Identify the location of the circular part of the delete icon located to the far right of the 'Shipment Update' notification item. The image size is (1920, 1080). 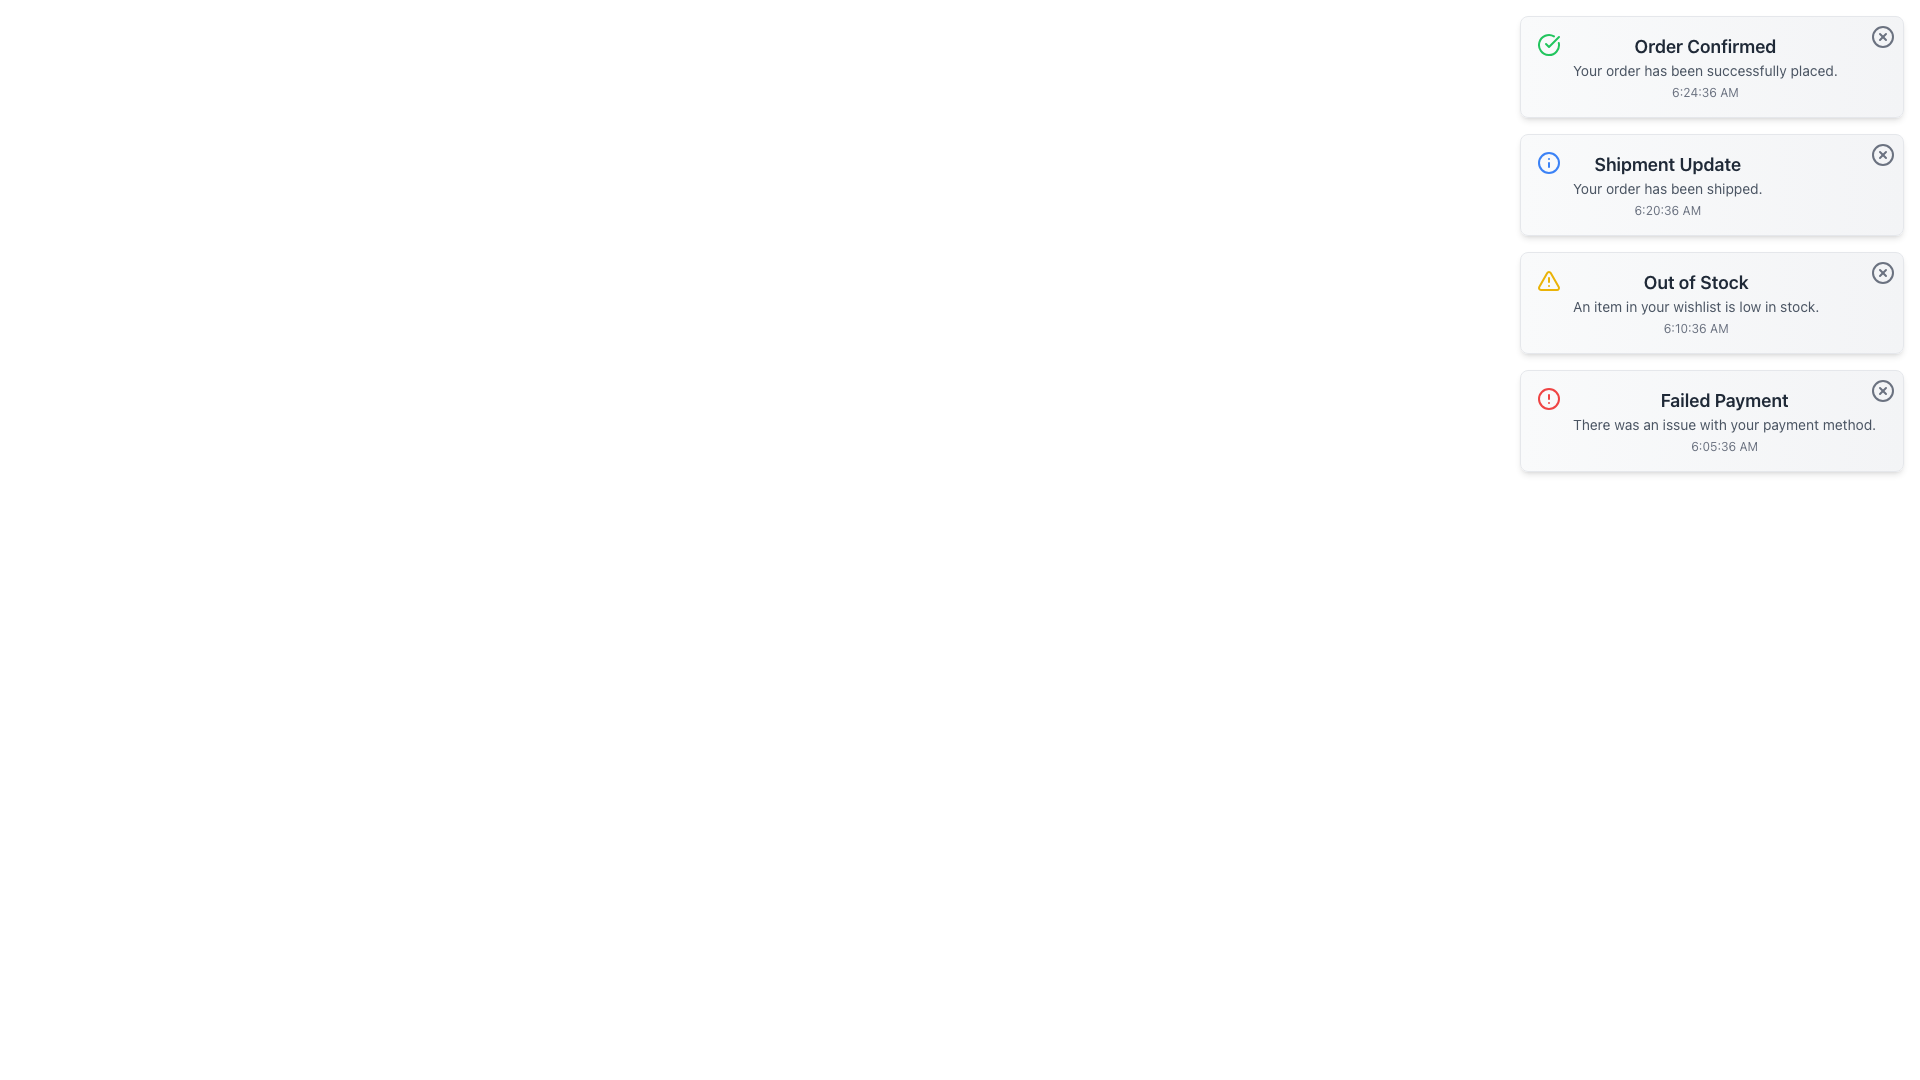
(1881, 153).